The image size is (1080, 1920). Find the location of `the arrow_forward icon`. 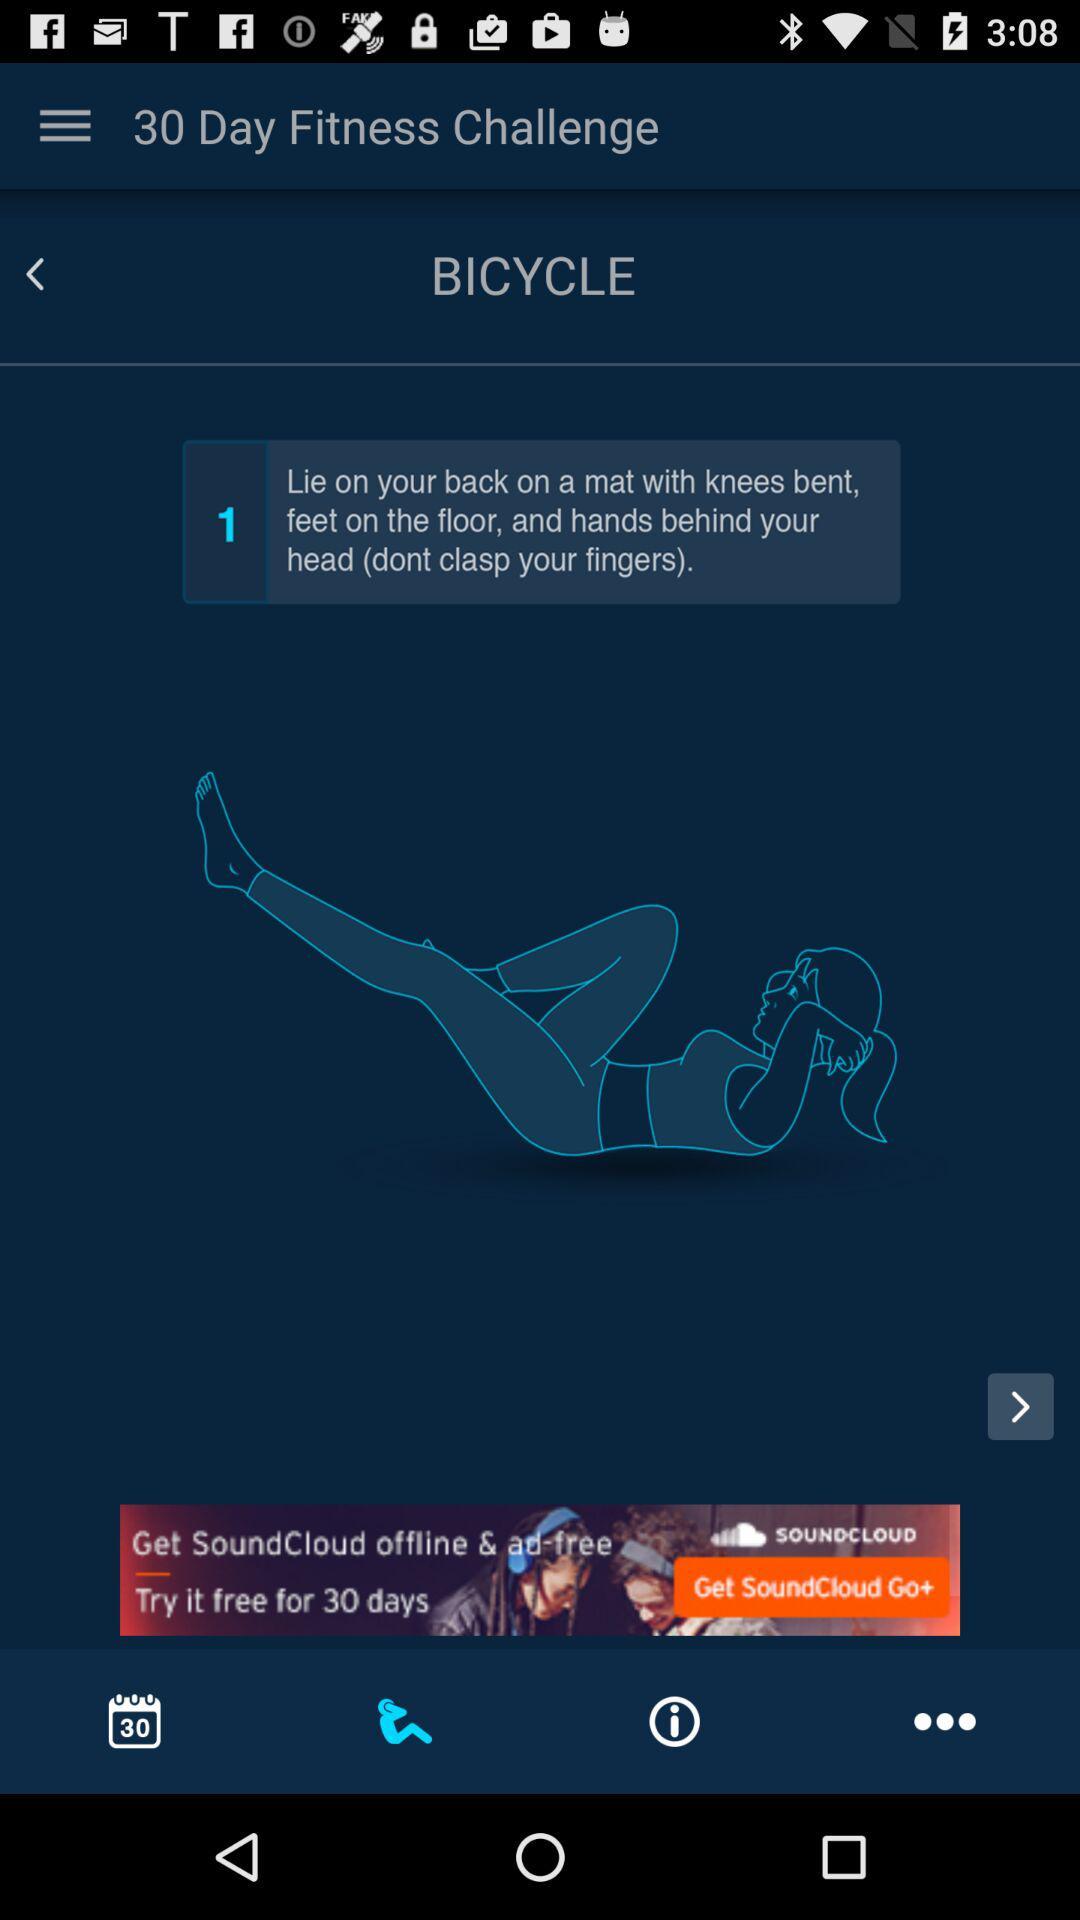

the arrow_forward icon is located at coordinates (1027, 1524).